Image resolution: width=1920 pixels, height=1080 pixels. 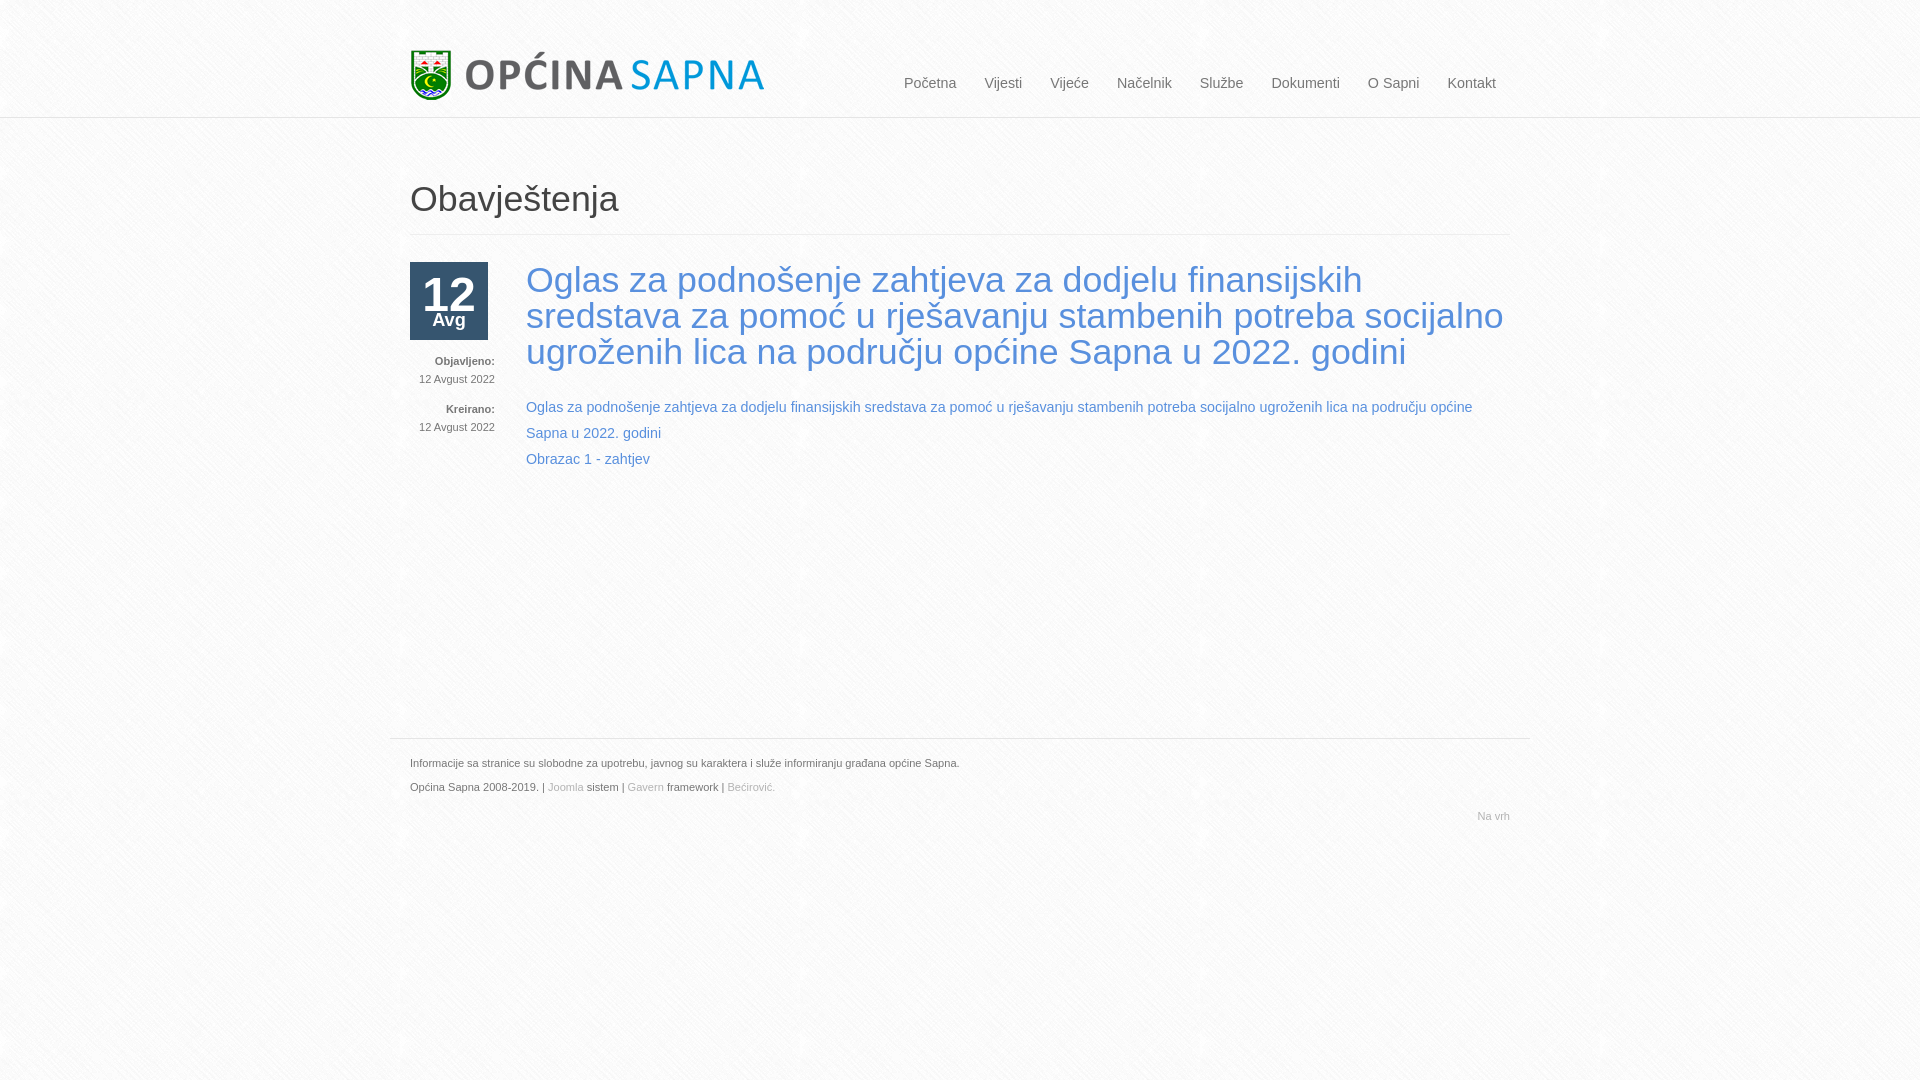 I want to click on 'Kontakt', so click(x=1472, y=82).